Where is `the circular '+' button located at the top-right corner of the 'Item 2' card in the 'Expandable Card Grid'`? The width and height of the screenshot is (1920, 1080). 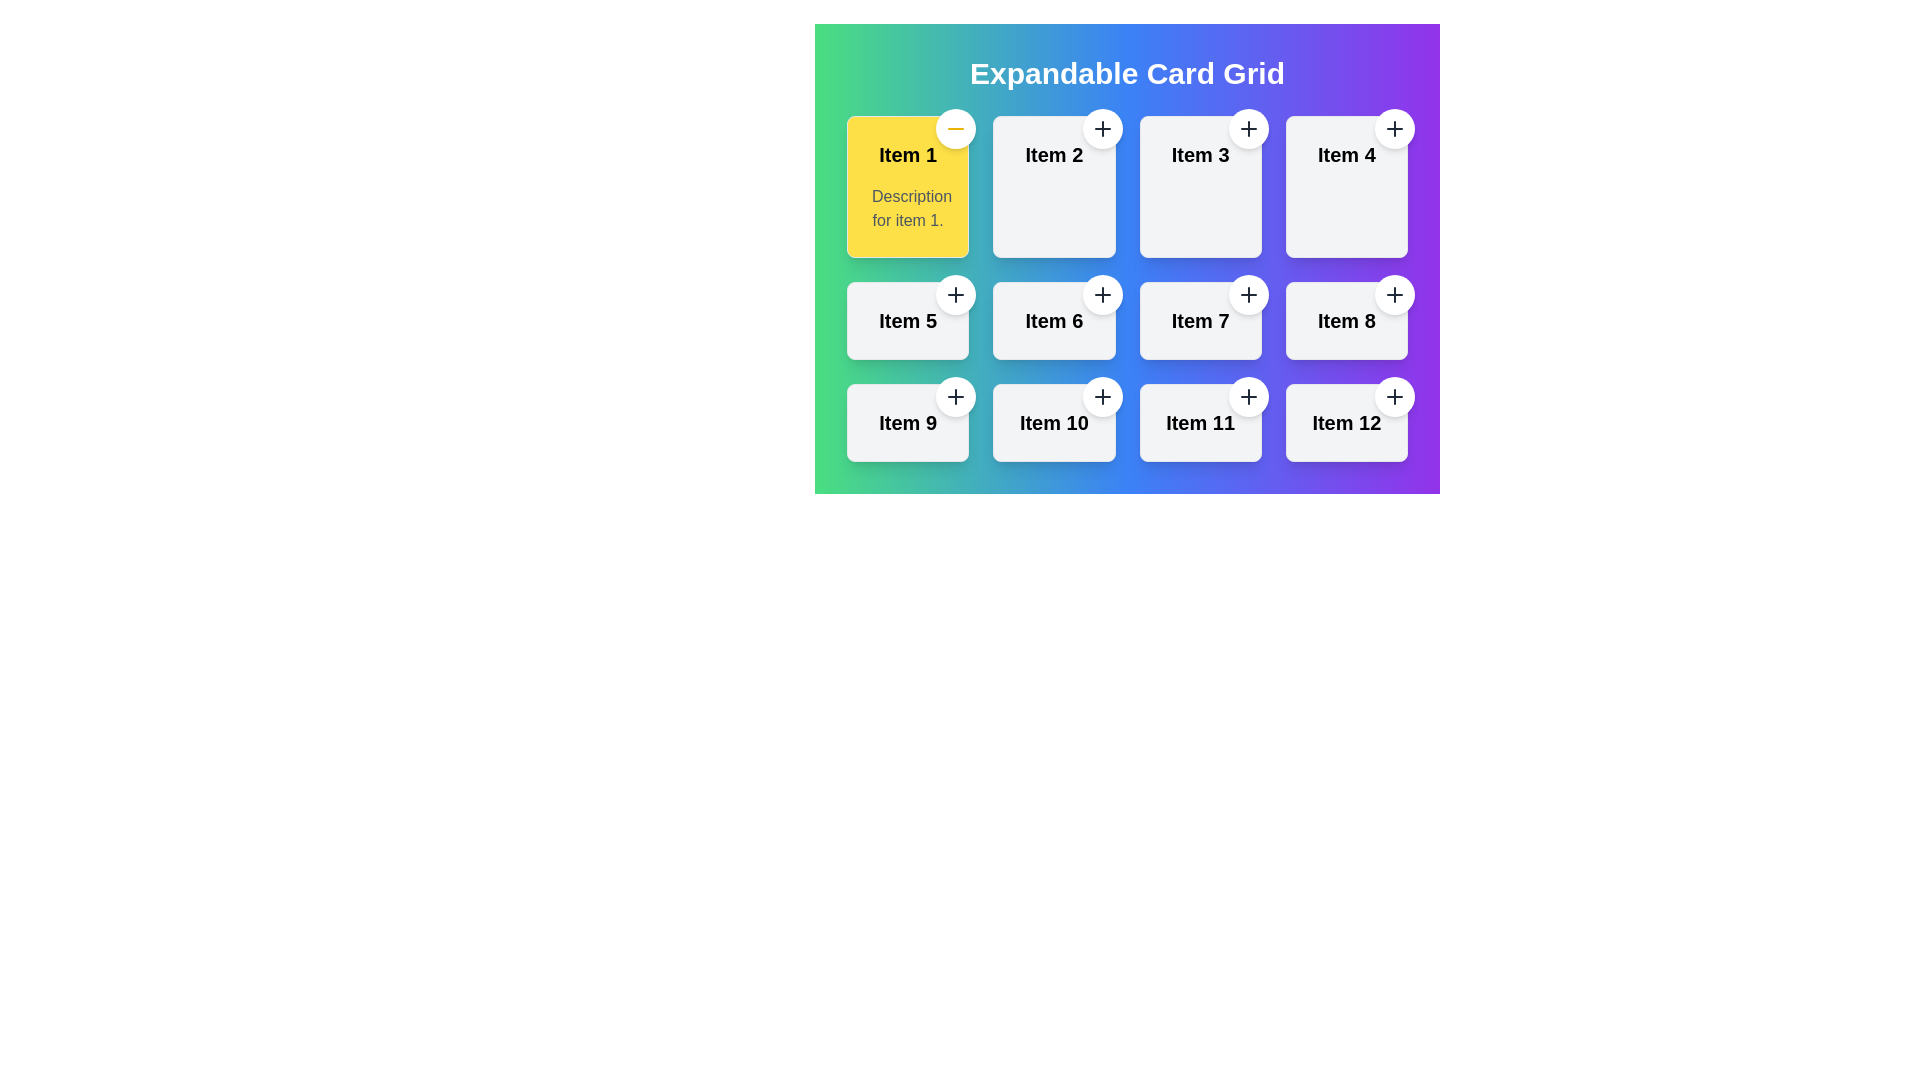
the circular '+' button located at the top-right corner of the 'Item 2' card in the 'Expandable Card Grid' is located at coordinates (1101, 128).